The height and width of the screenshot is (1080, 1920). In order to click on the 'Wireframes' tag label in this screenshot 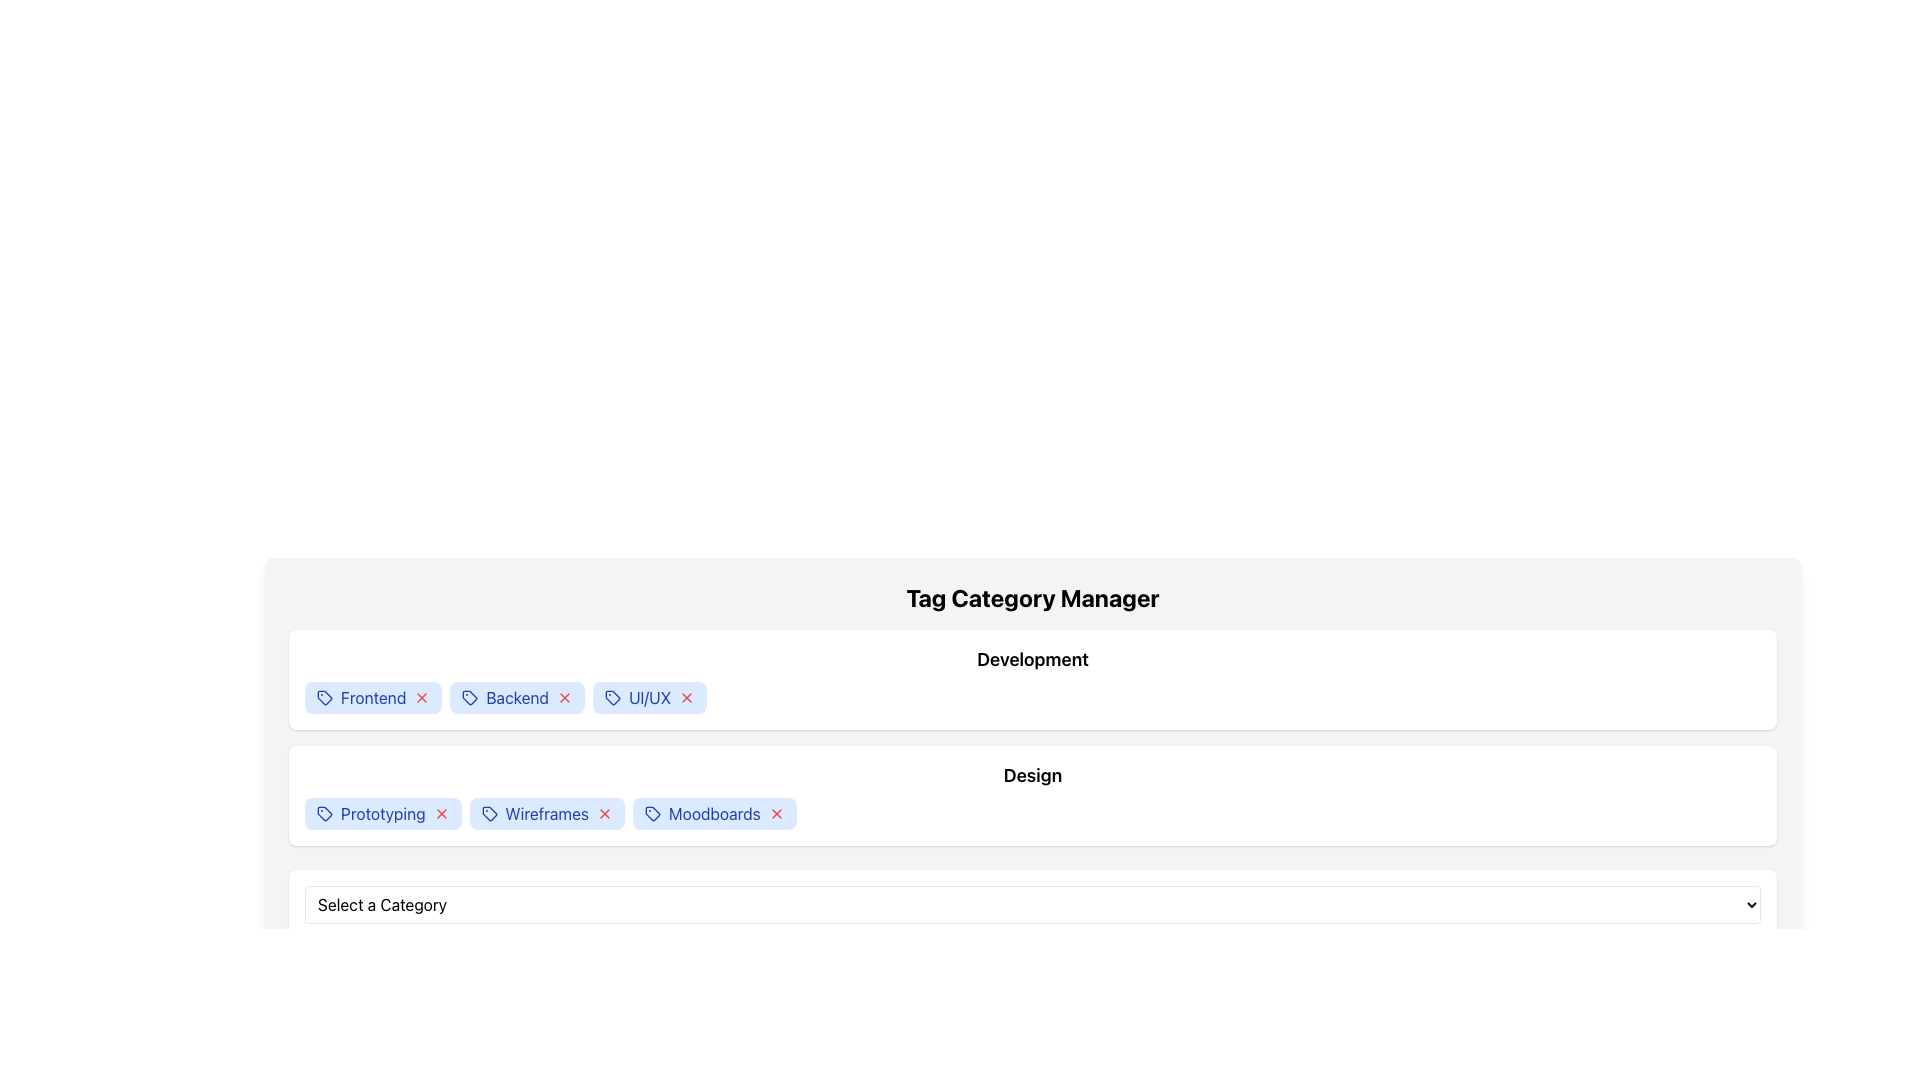, I will do `click(547, 813)`.